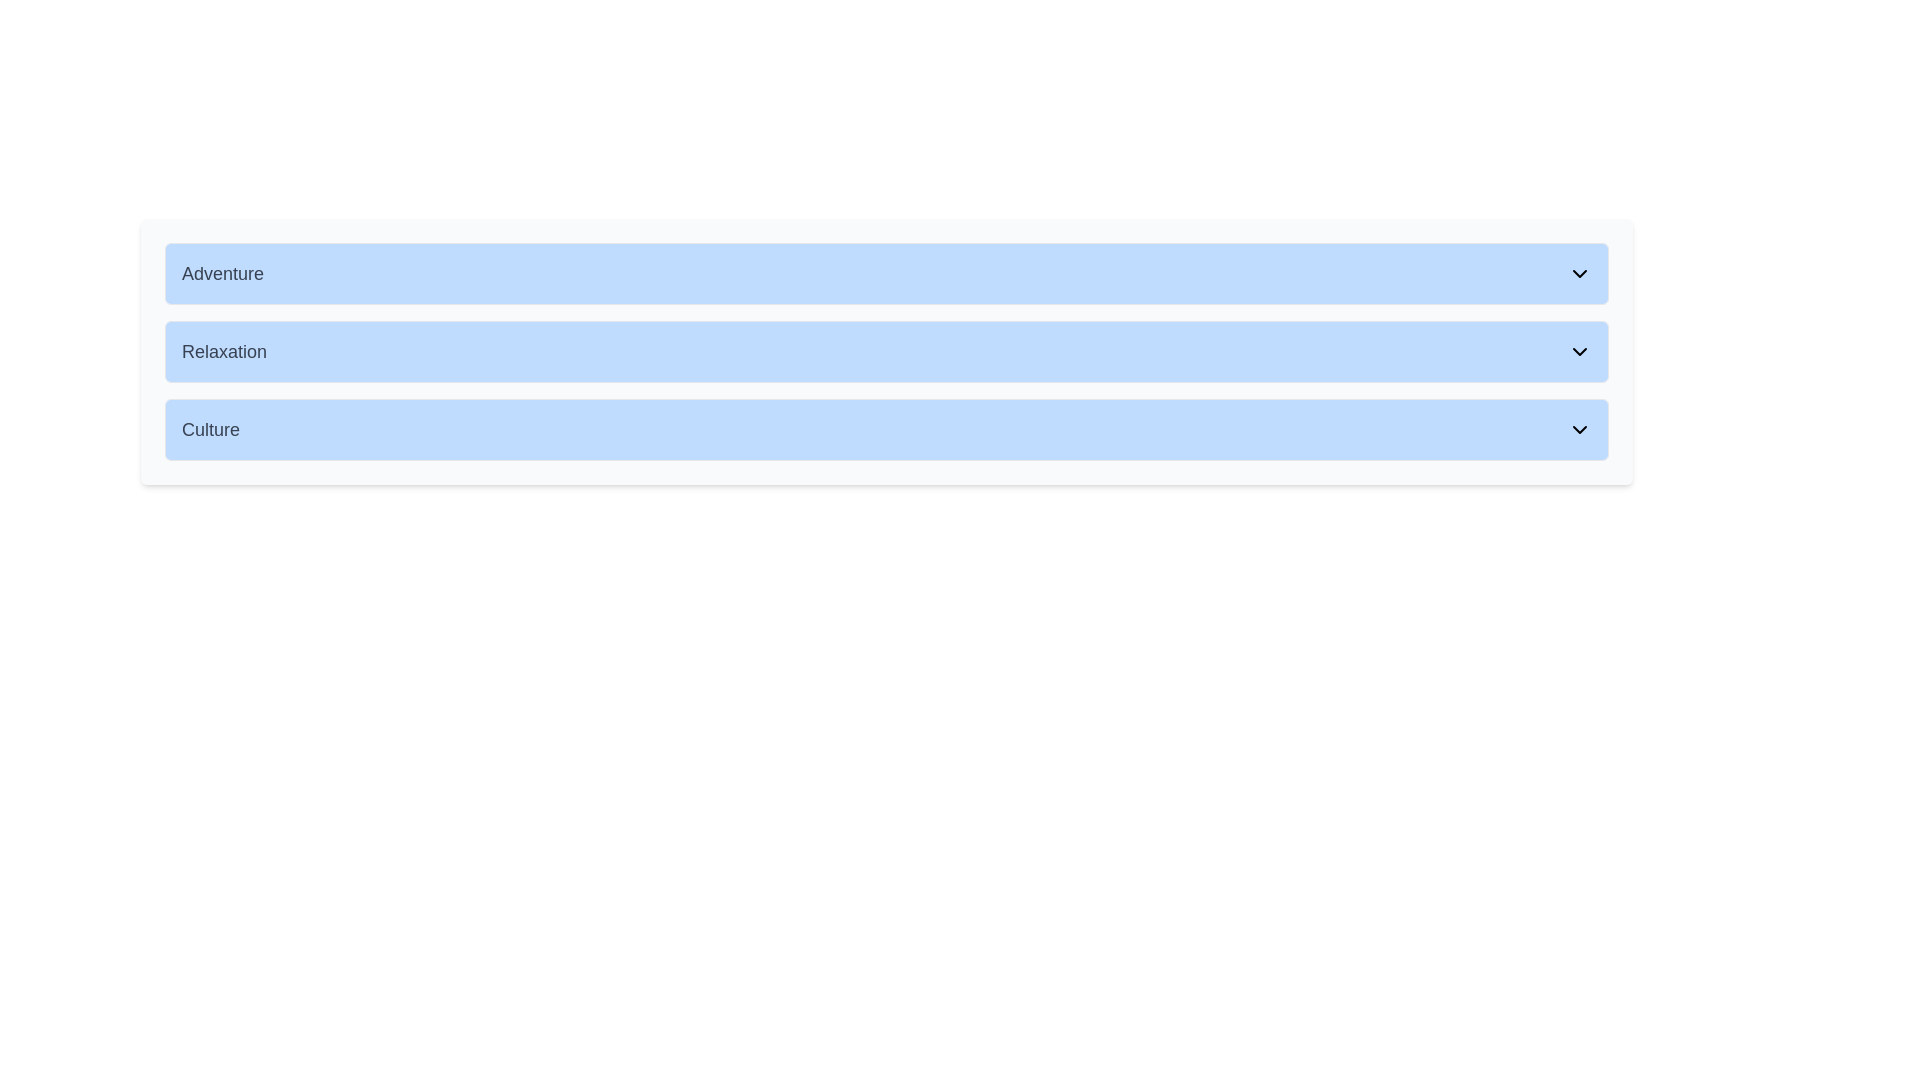 This screenshot has height=1080, width=1920. Describe the element at coordinates (224, 350) in the screenshot. I see `text from the label located in the second section from the top of a vertically stacked group of blue background sections, positioned towards the left adjacent to a right-aligned chevron icon` at that location.